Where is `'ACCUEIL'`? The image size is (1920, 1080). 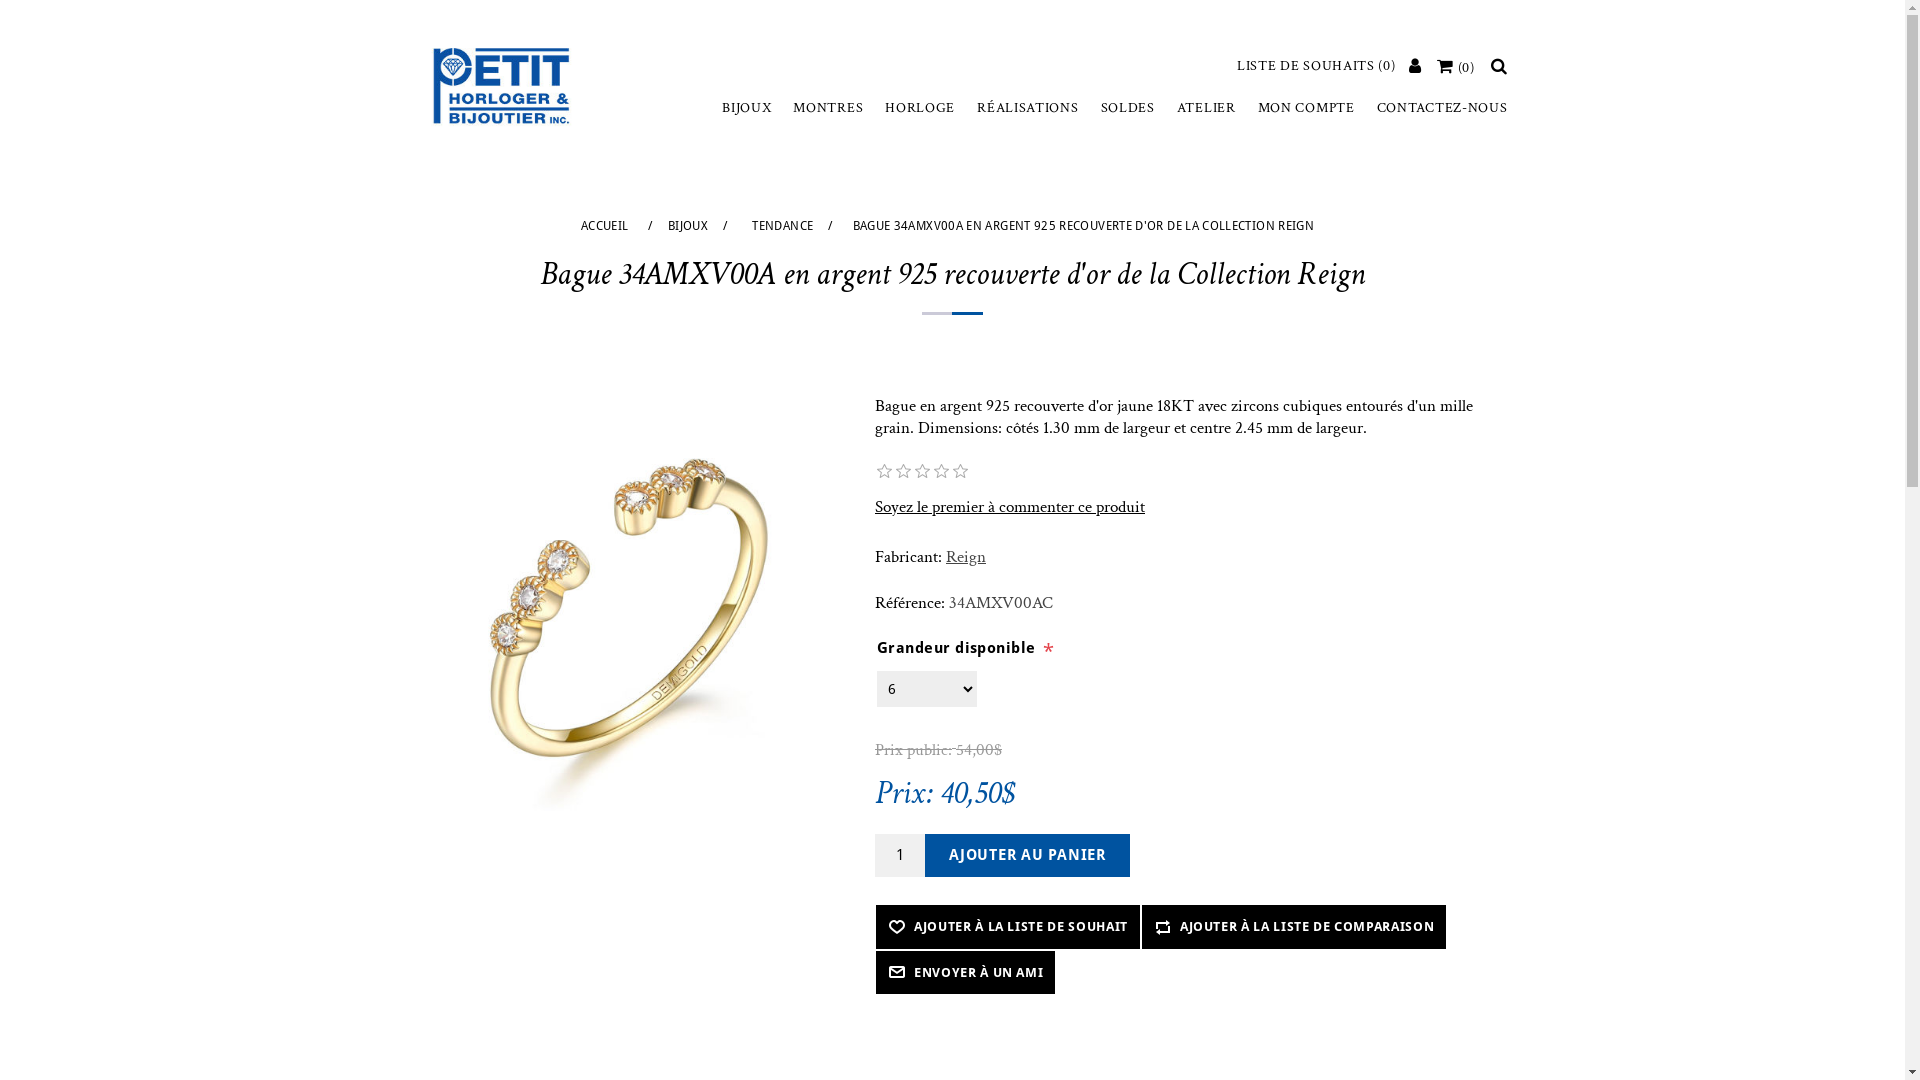
'ACCUEIL' is located at coordinates (603, 225).